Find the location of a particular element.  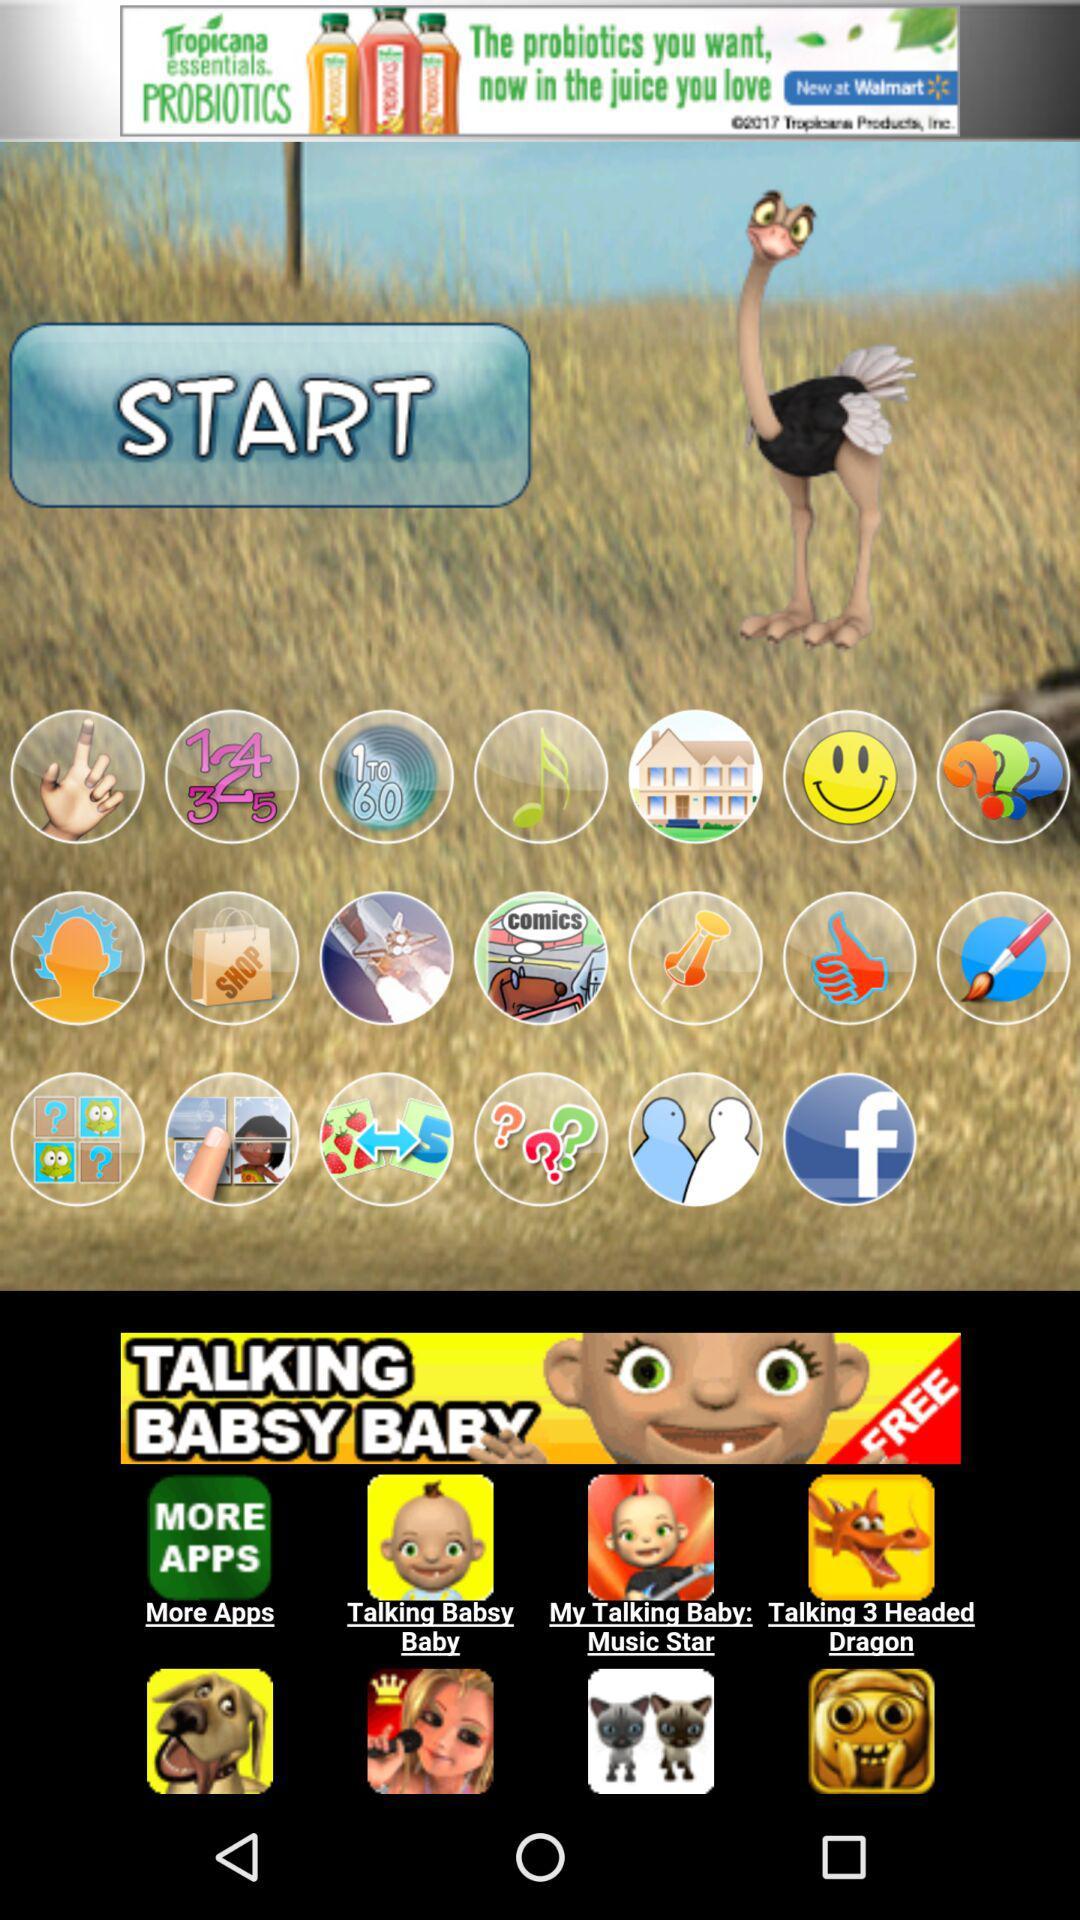

shows hand sumbol is located at coordinates (76, 776).